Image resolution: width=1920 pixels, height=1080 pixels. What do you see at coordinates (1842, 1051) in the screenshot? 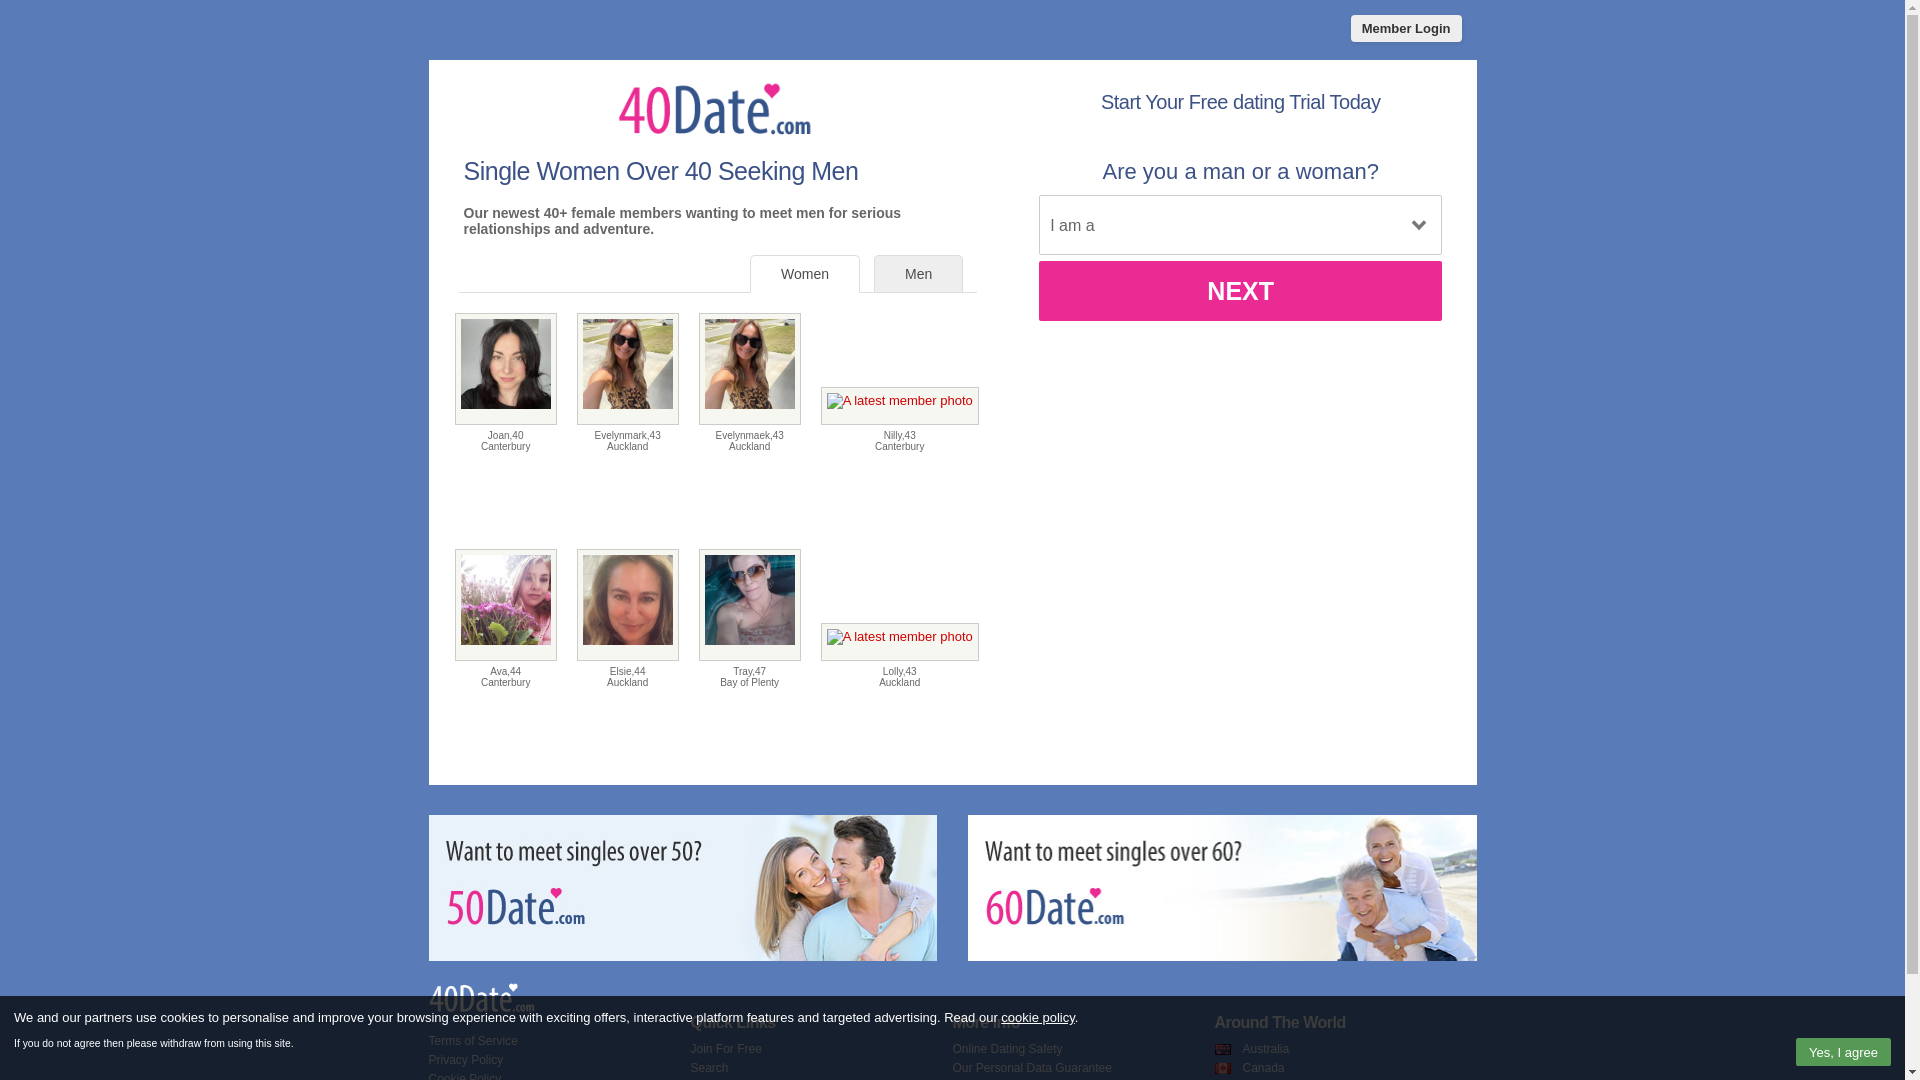
I see `'Yes, I agree'` at bounding box center [1842, 1051].